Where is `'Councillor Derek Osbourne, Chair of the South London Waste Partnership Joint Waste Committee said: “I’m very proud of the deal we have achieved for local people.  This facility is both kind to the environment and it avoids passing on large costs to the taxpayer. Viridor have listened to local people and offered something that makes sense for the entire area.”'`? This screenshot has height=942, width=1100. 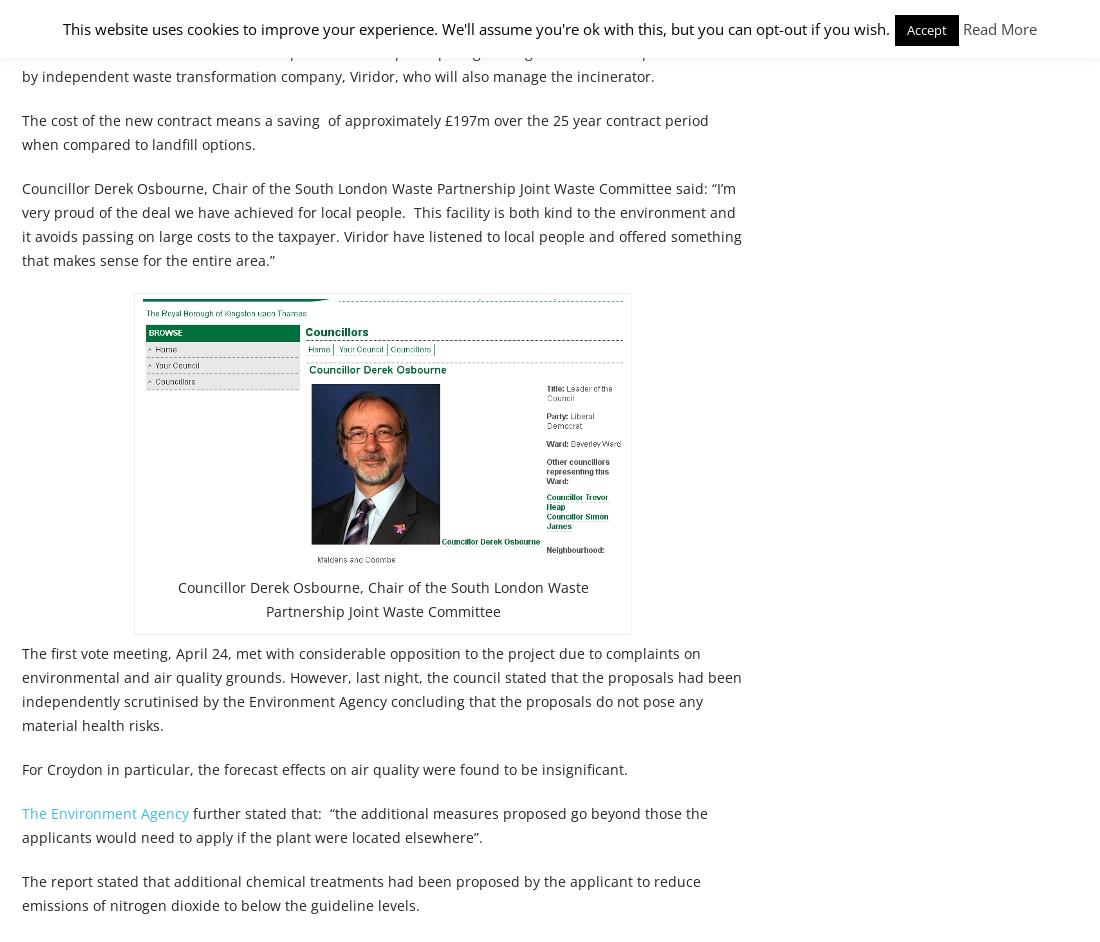 'Councillor Derek Osbourne, Chair of the South London Waste Partnership Joint Waste Committee said: “I’m very proud of the deal we have achieved for local people.  This facility is both kind to the environment and it avoids passing on large costs to the taxpayer. Viridor have listened to local people and offered something that makes sense for the entire area.”' is located at coordinates (382, 224).